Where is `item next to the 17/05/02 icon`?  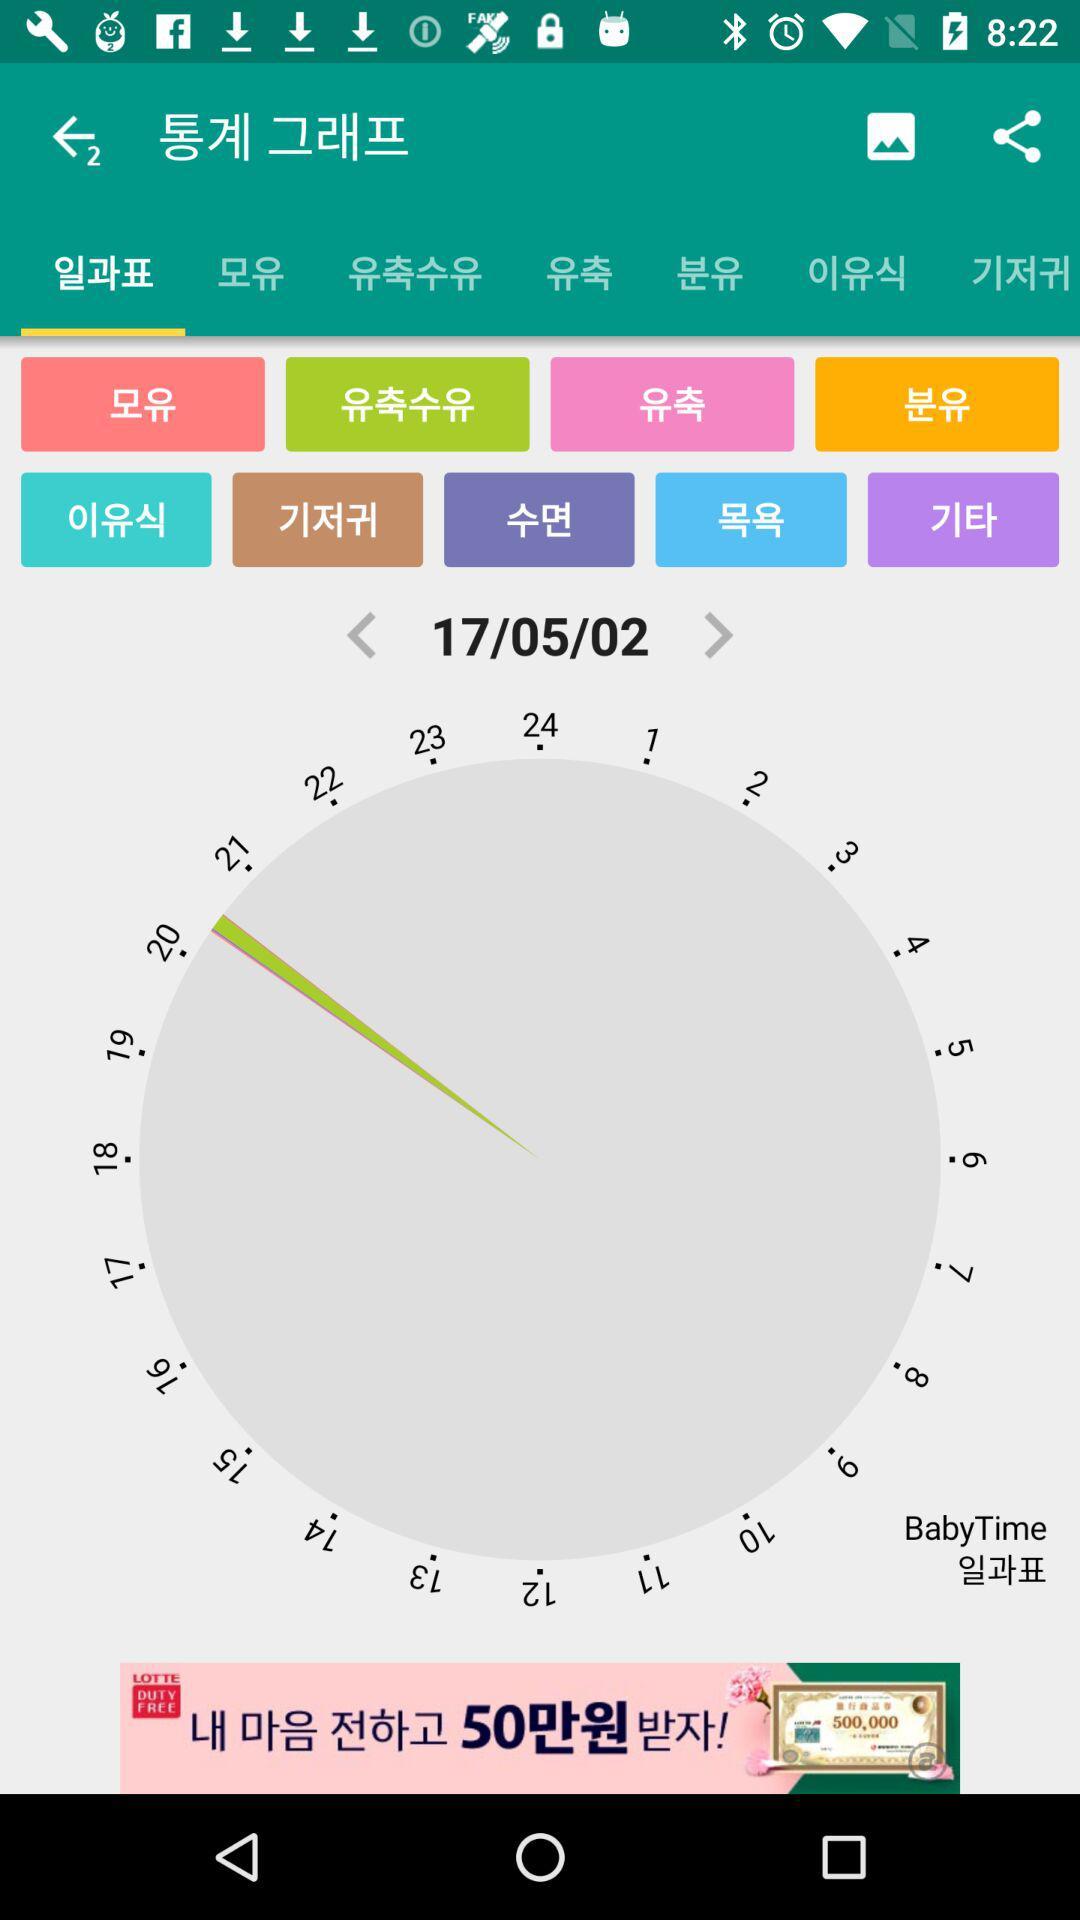 item next to the 17/05/02 icon is located at coordinates (716, 634).